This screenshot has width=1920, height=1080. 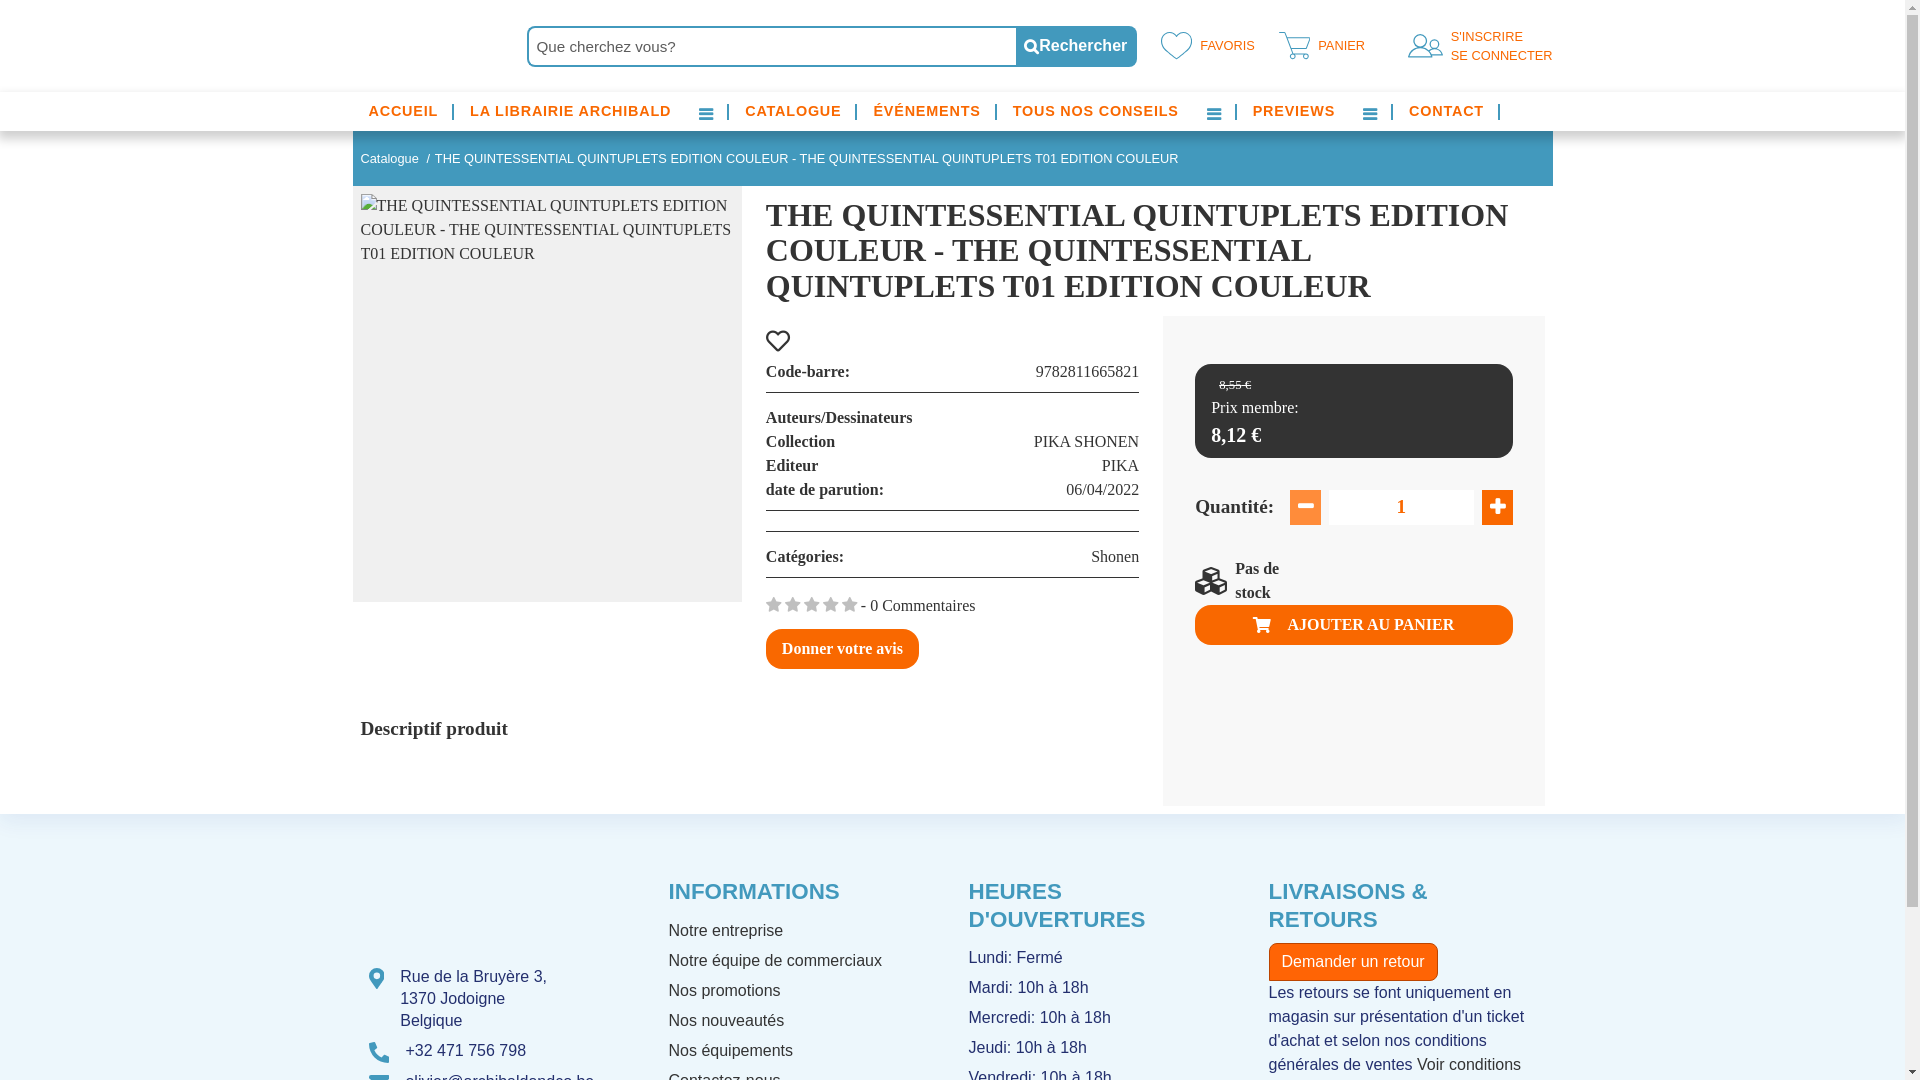 I want to click on 'LA LIBRAIRIE ARCHIBALD', so click(x=569, y=111).